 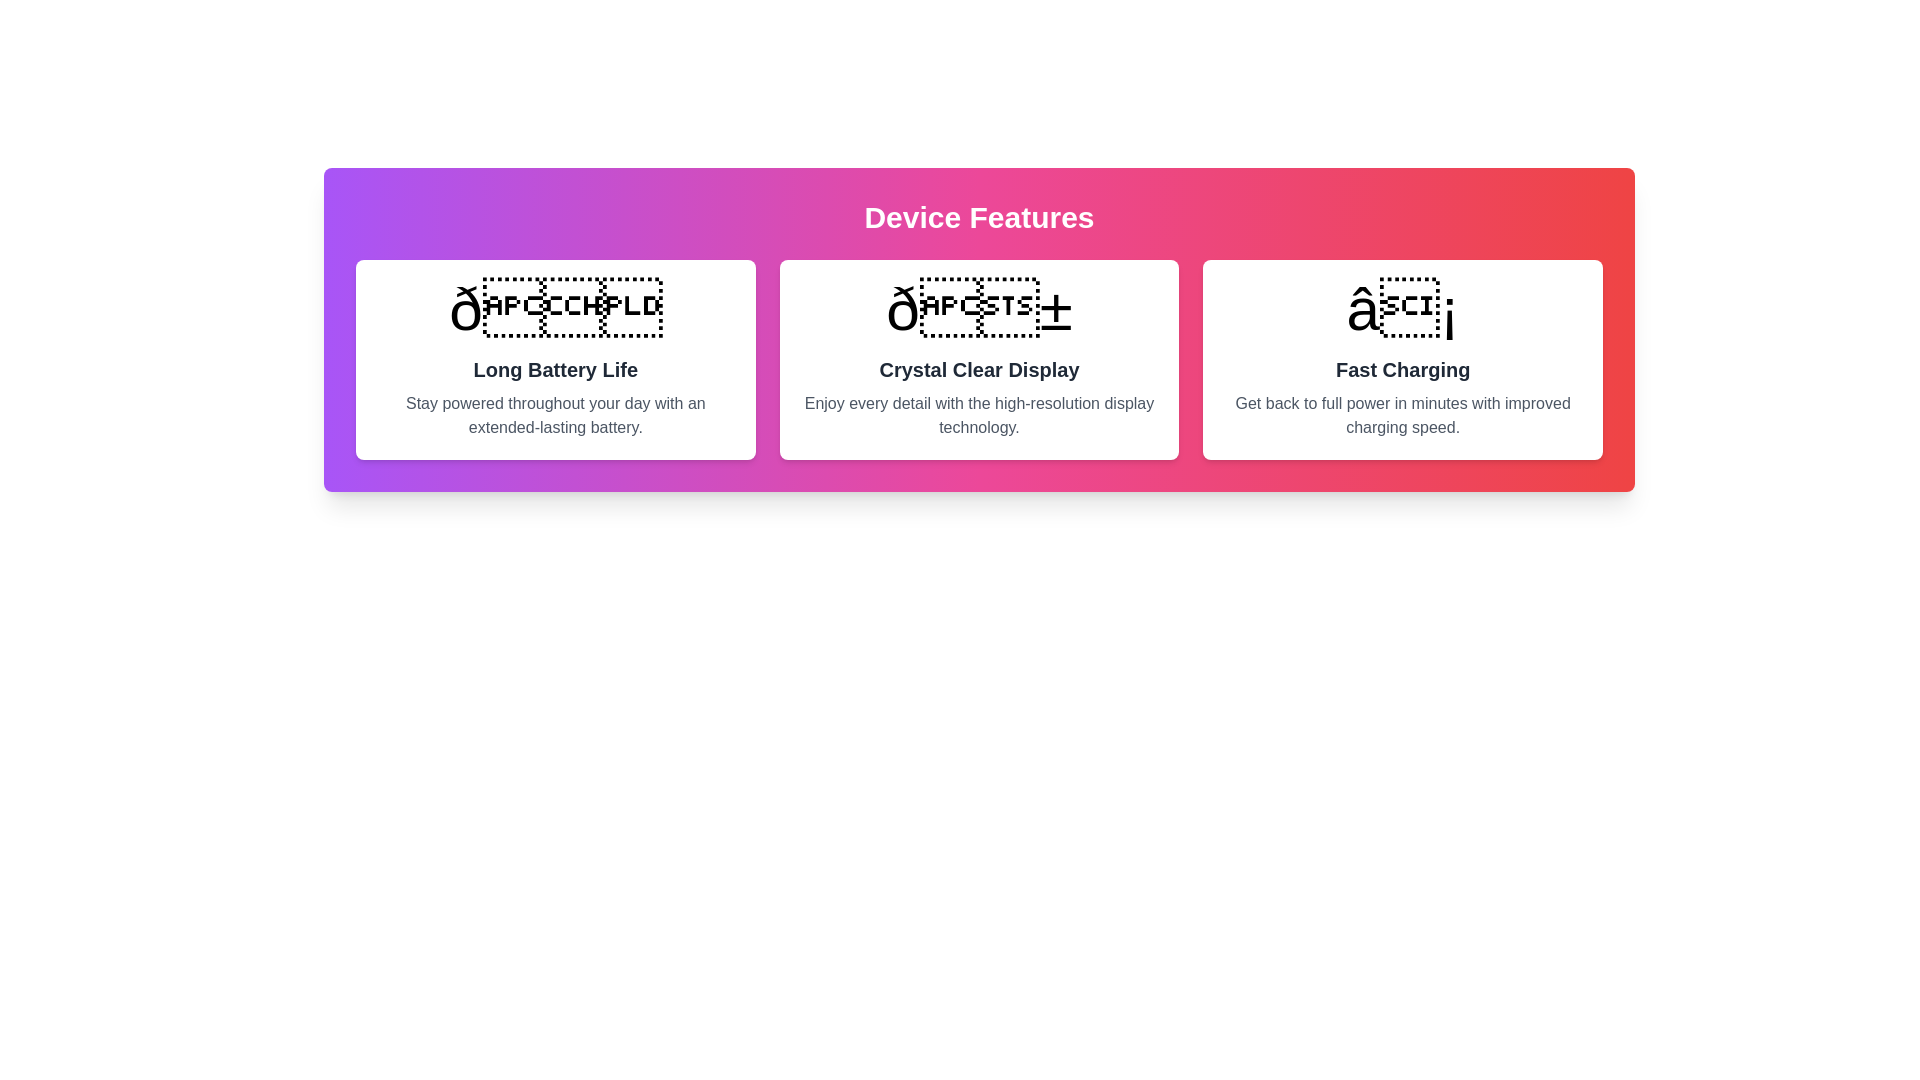 I want to click on the text block displaying 'Enjoy every detail with the high-resolution display technology.' located under the heading 'Crystal Clear Display' in the middle card of the 'Device Features', so click(x=979, y=415).